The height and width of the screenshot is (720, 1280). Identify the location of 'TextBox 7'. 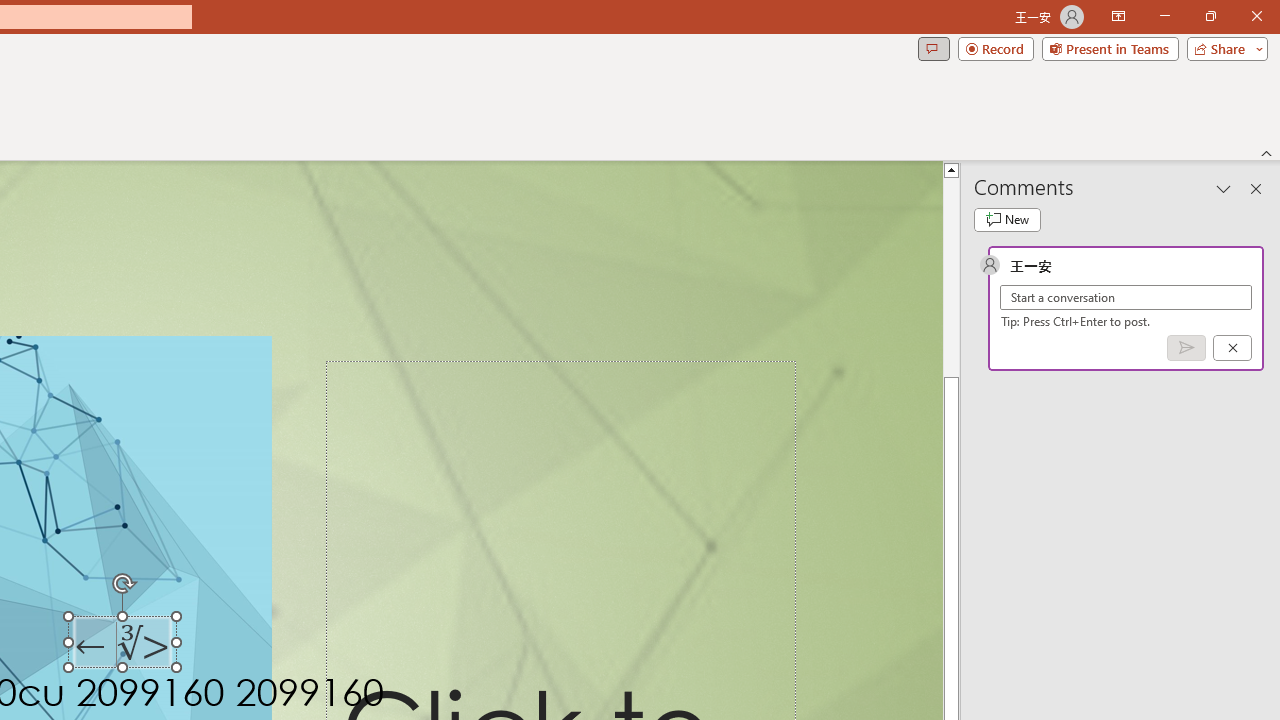
(122, 645).